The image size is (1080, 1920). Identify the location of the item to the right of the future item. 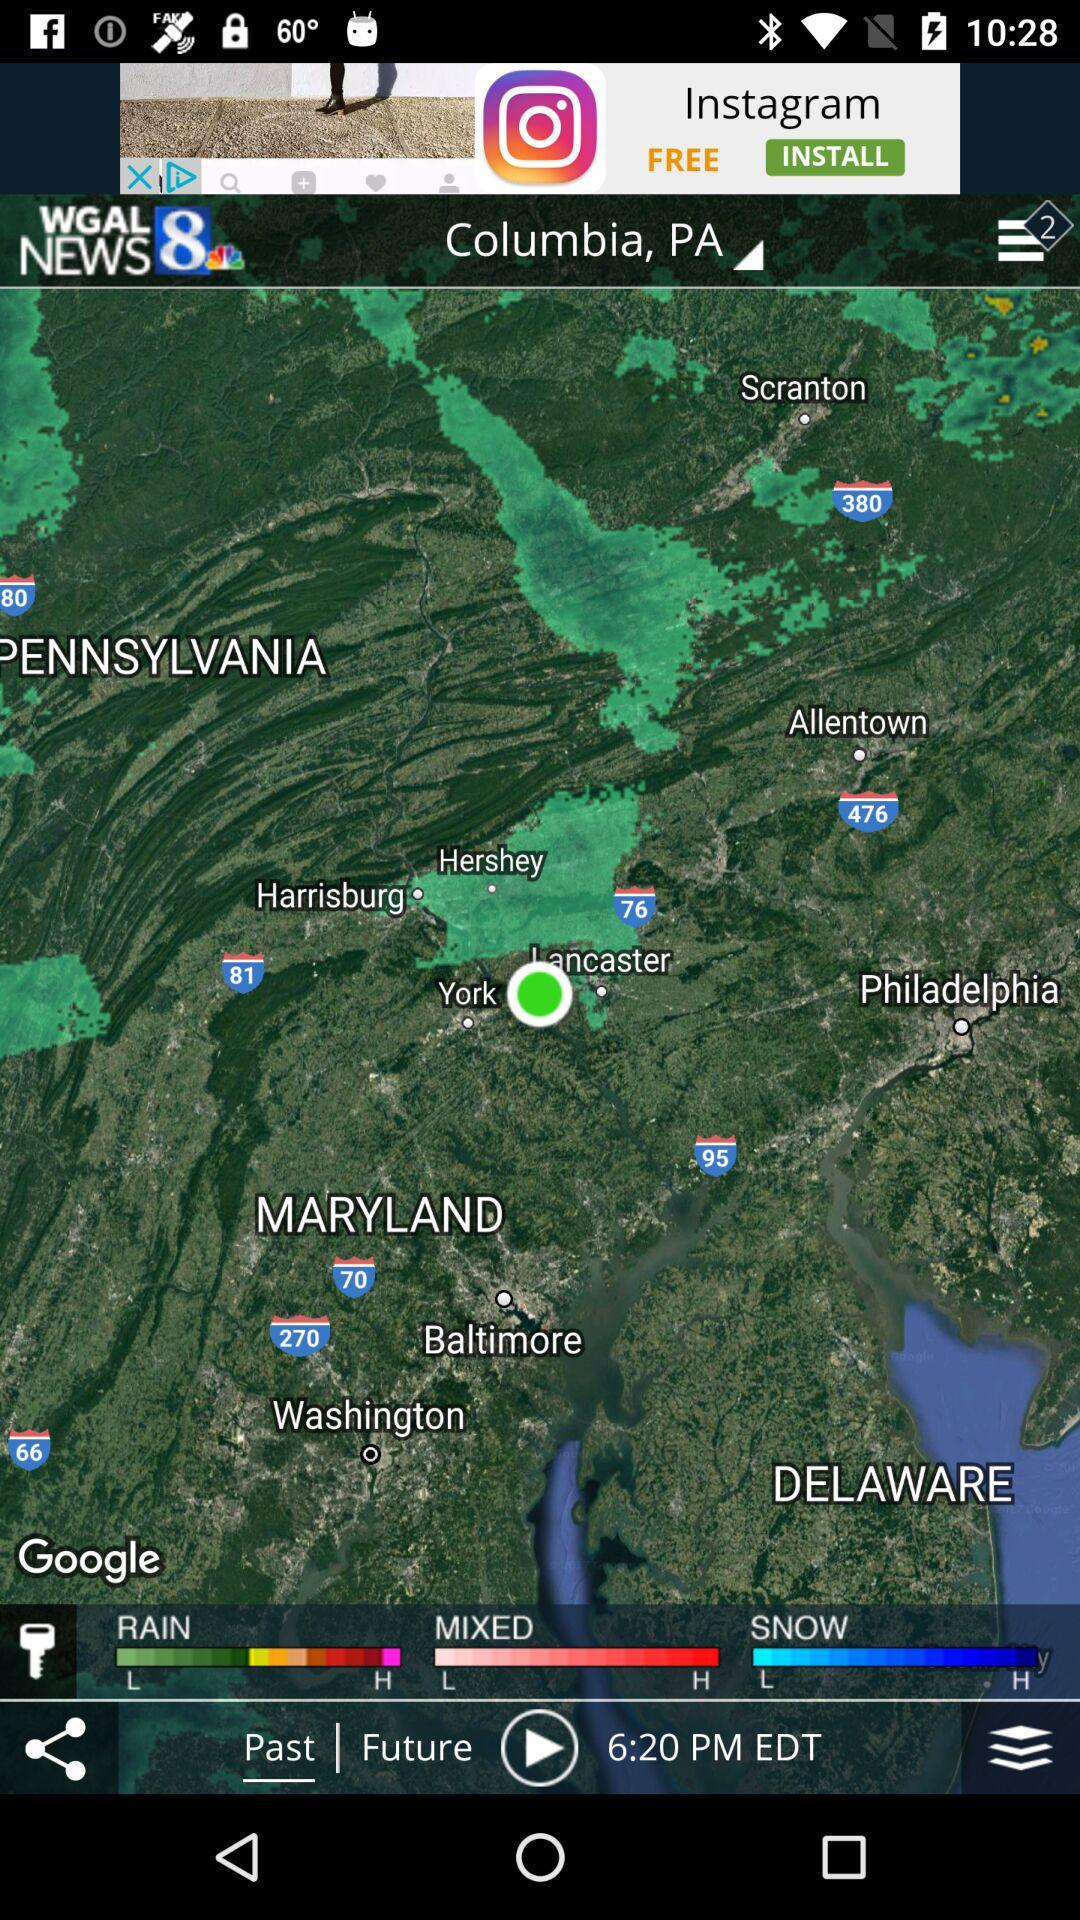
(538, 1746).